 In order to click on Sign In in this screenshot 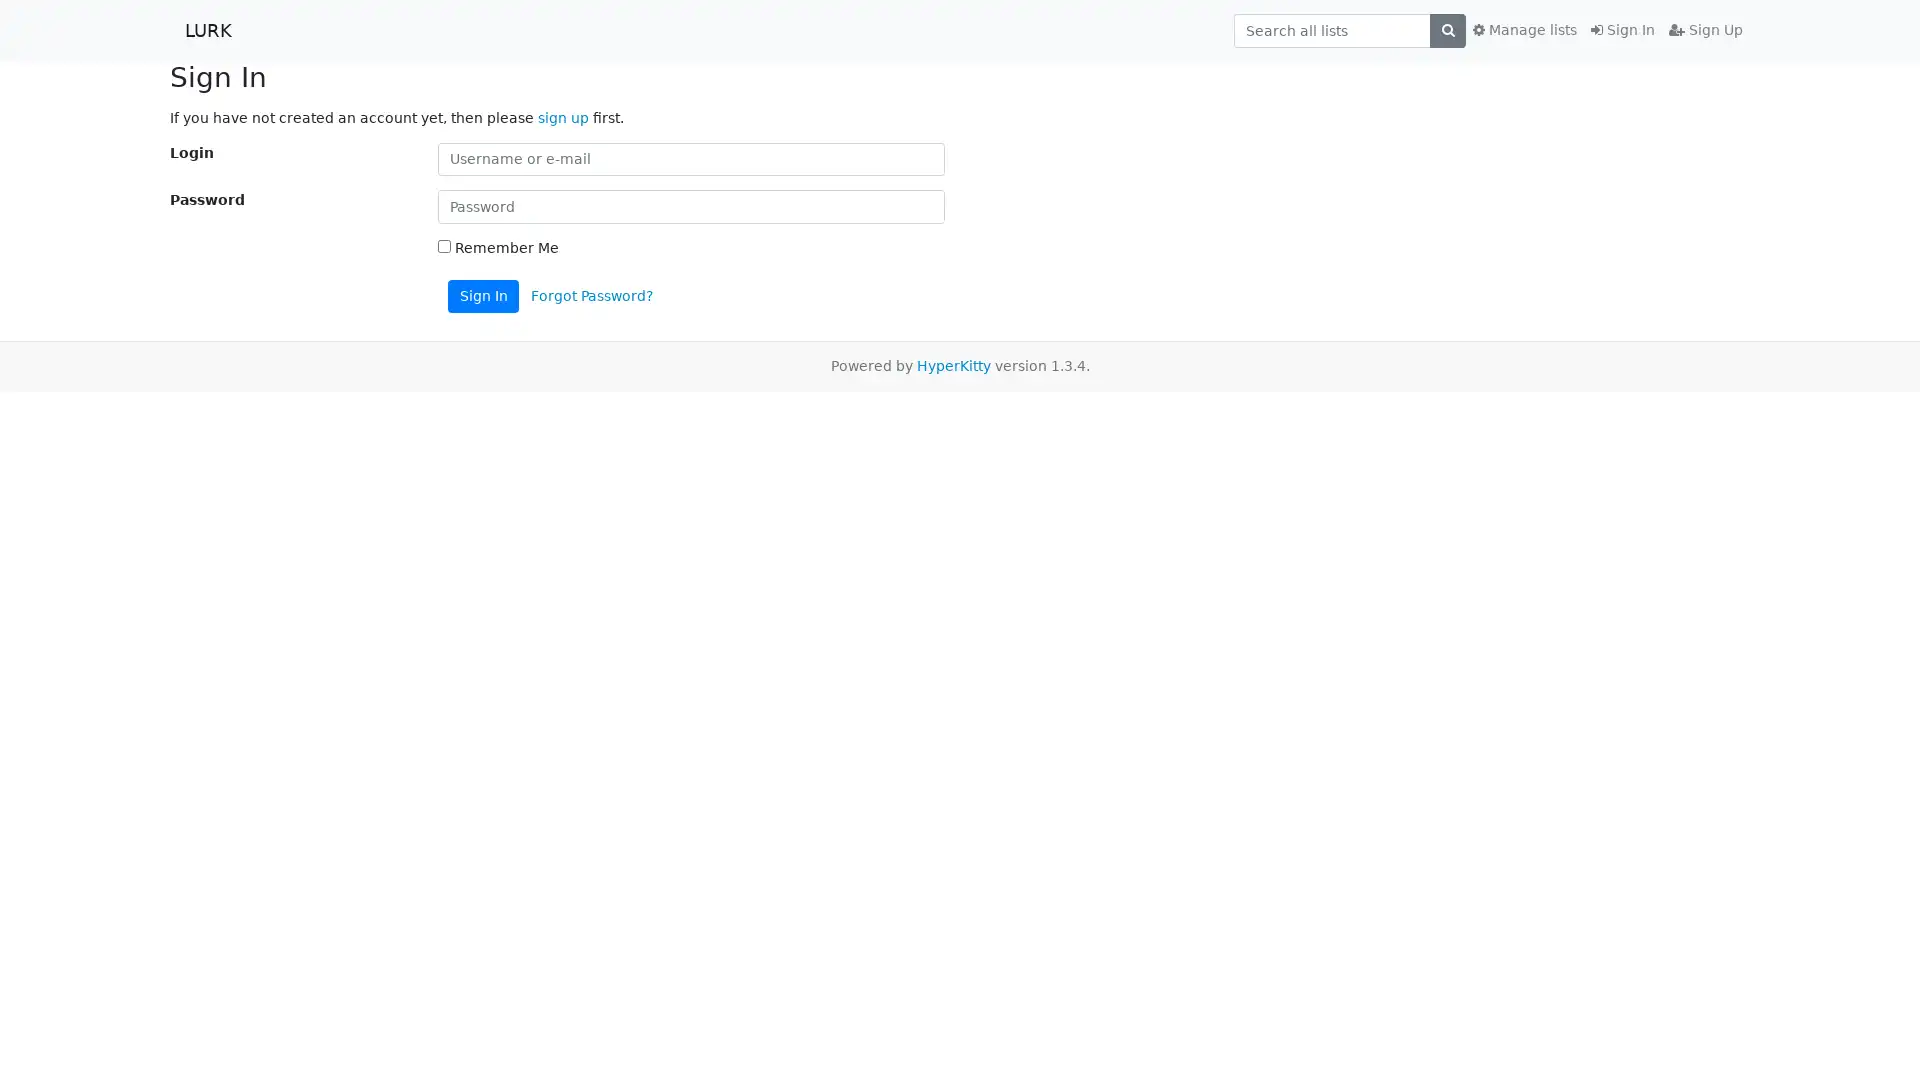, I will do `click(483, 296)`.